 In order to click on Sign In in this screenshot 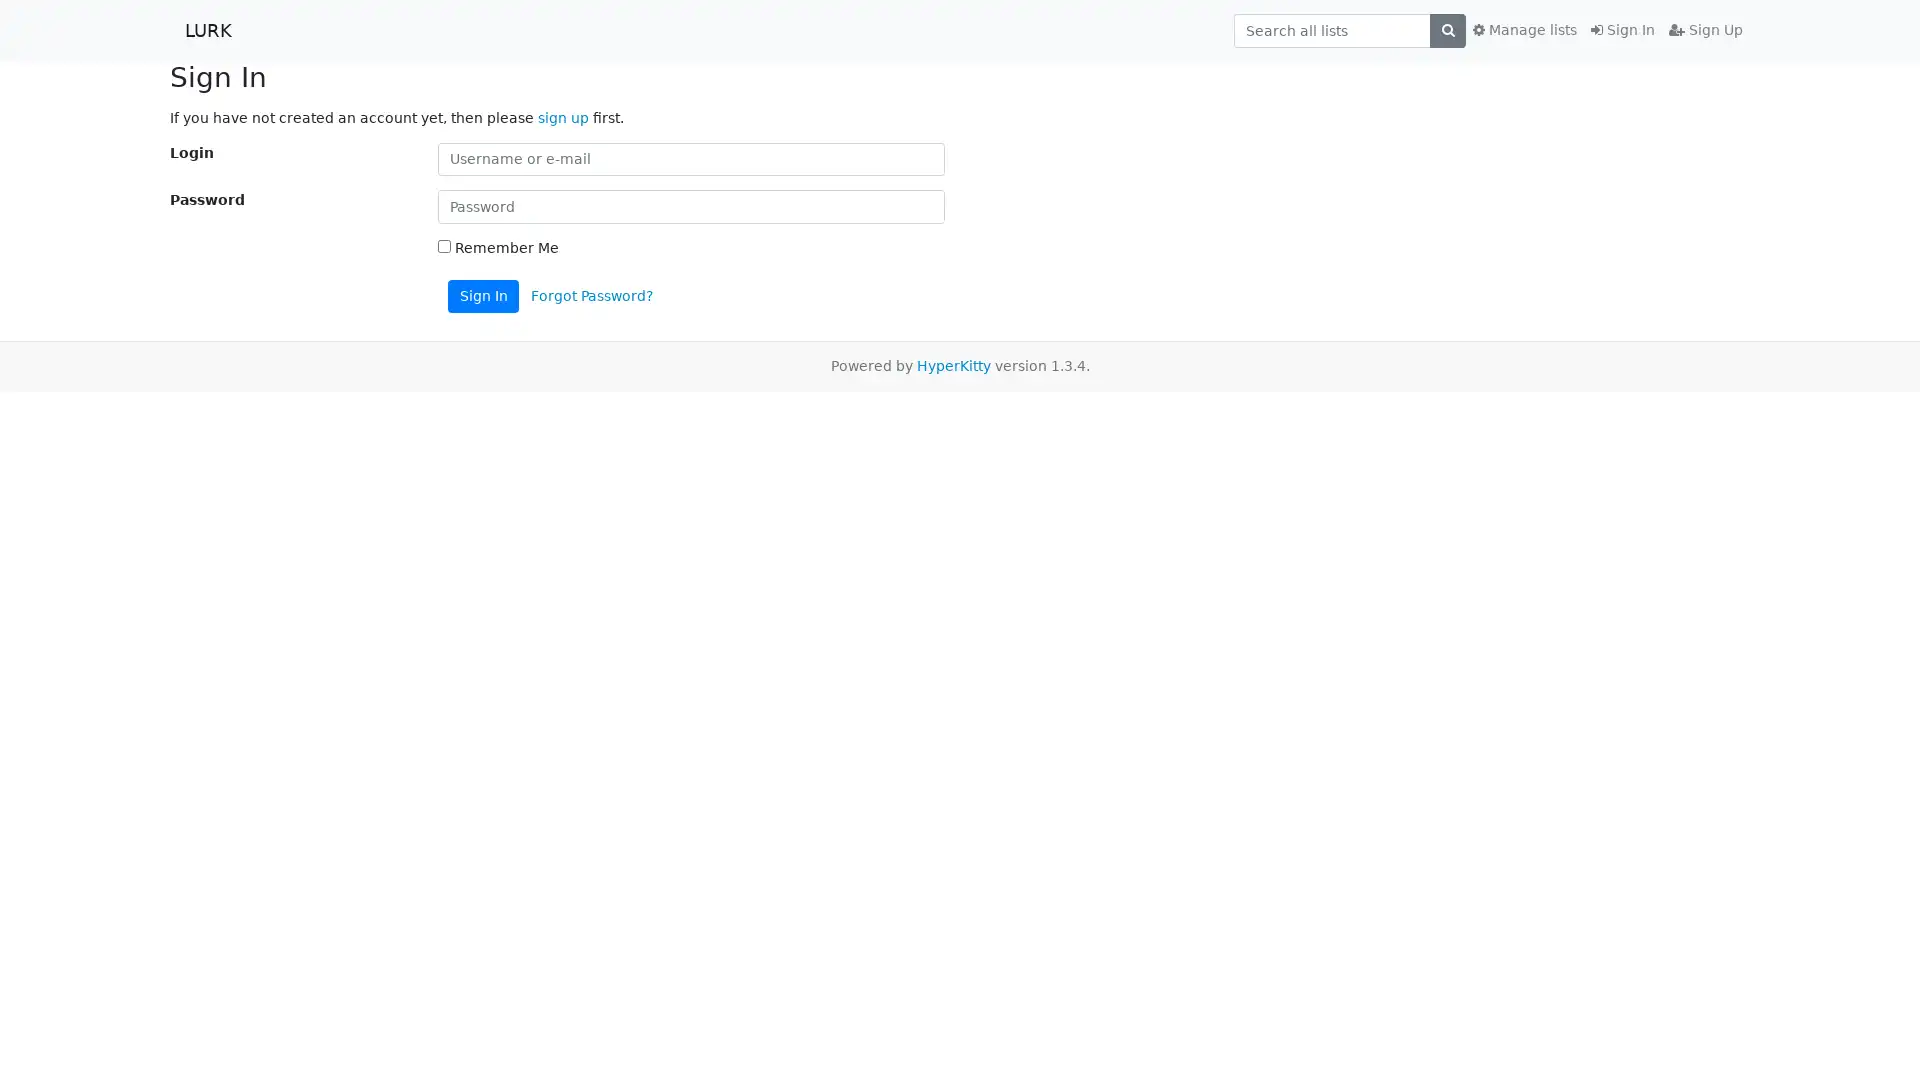, I will do `click(483, 296)`.